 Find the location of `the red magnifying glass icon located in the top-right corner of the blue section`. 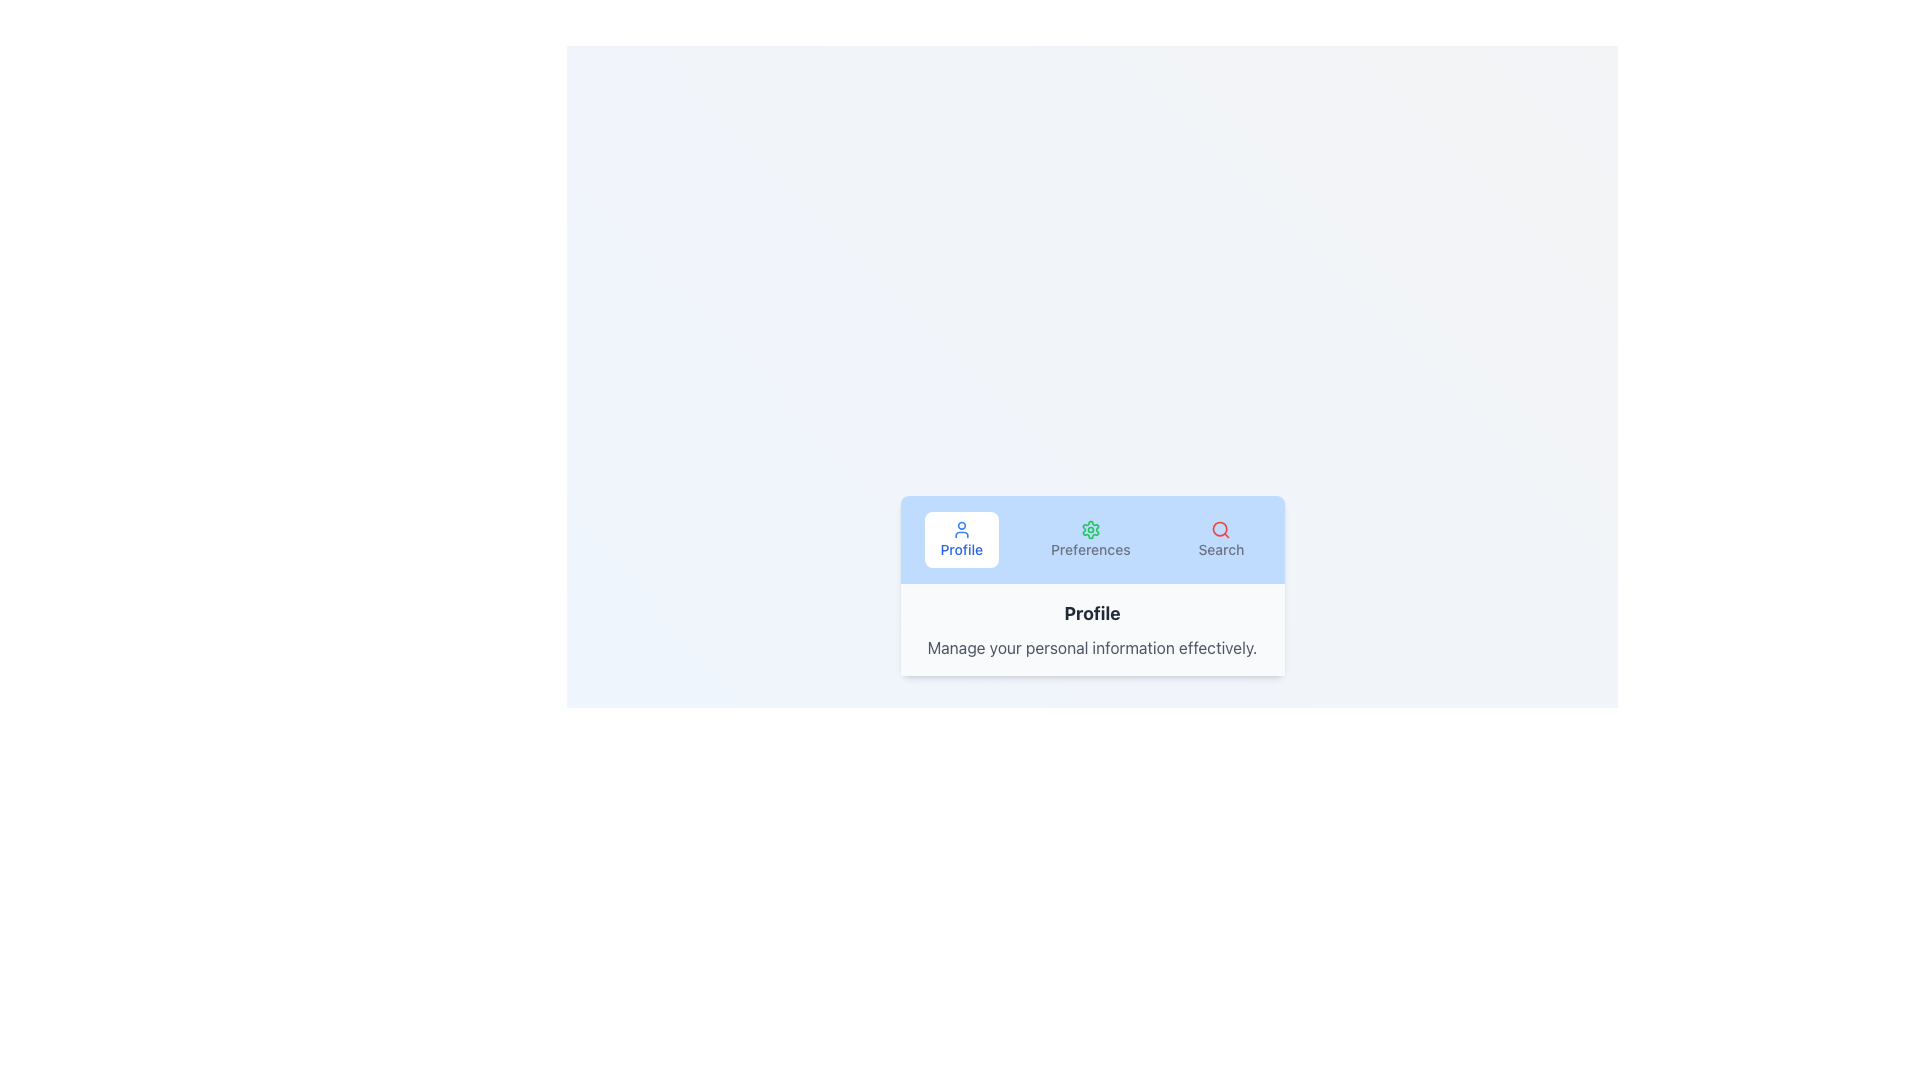

the red magnifying glass icon located in the top-right corner of the blue section is located at coordinates (1220, 528).